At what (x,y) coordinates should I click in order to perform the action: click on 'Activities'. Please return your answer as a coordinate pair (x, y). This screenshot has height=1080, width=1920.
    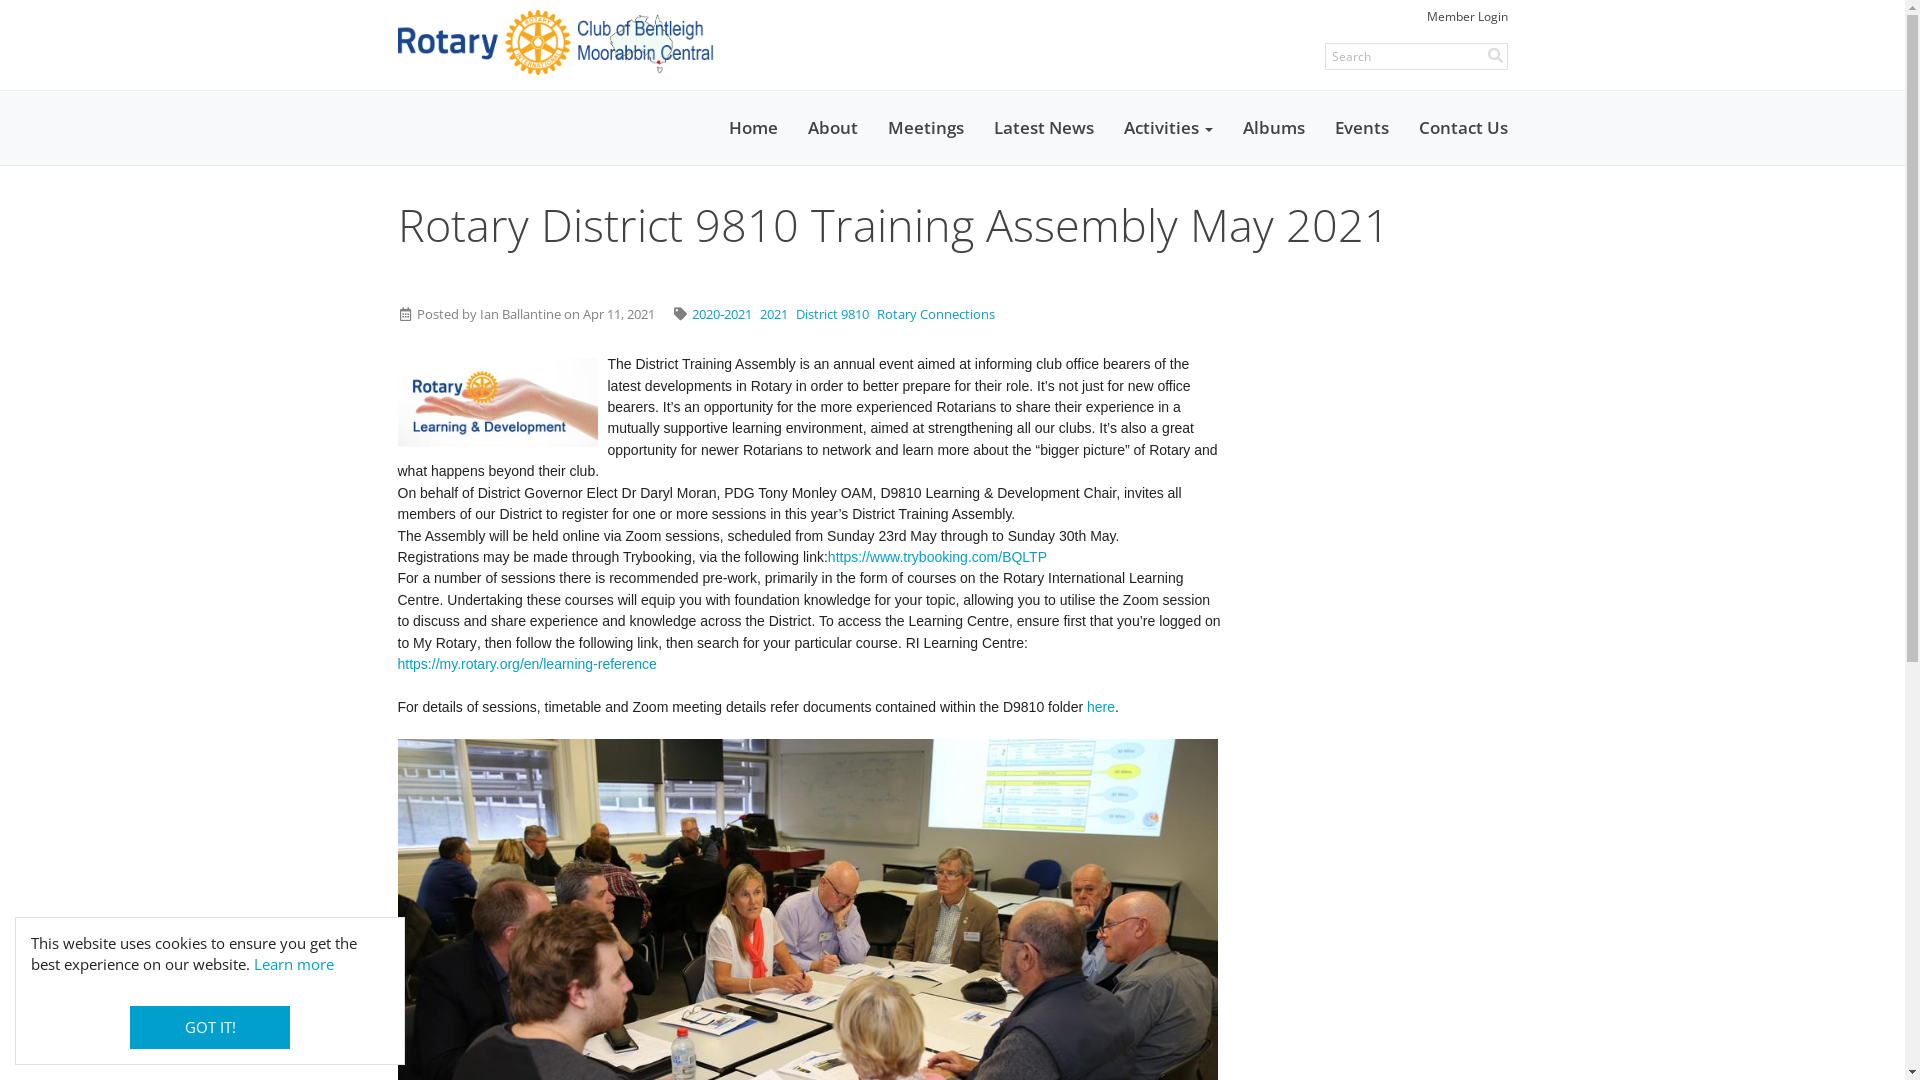
    Looking at the image, I should click on (1167, 127).